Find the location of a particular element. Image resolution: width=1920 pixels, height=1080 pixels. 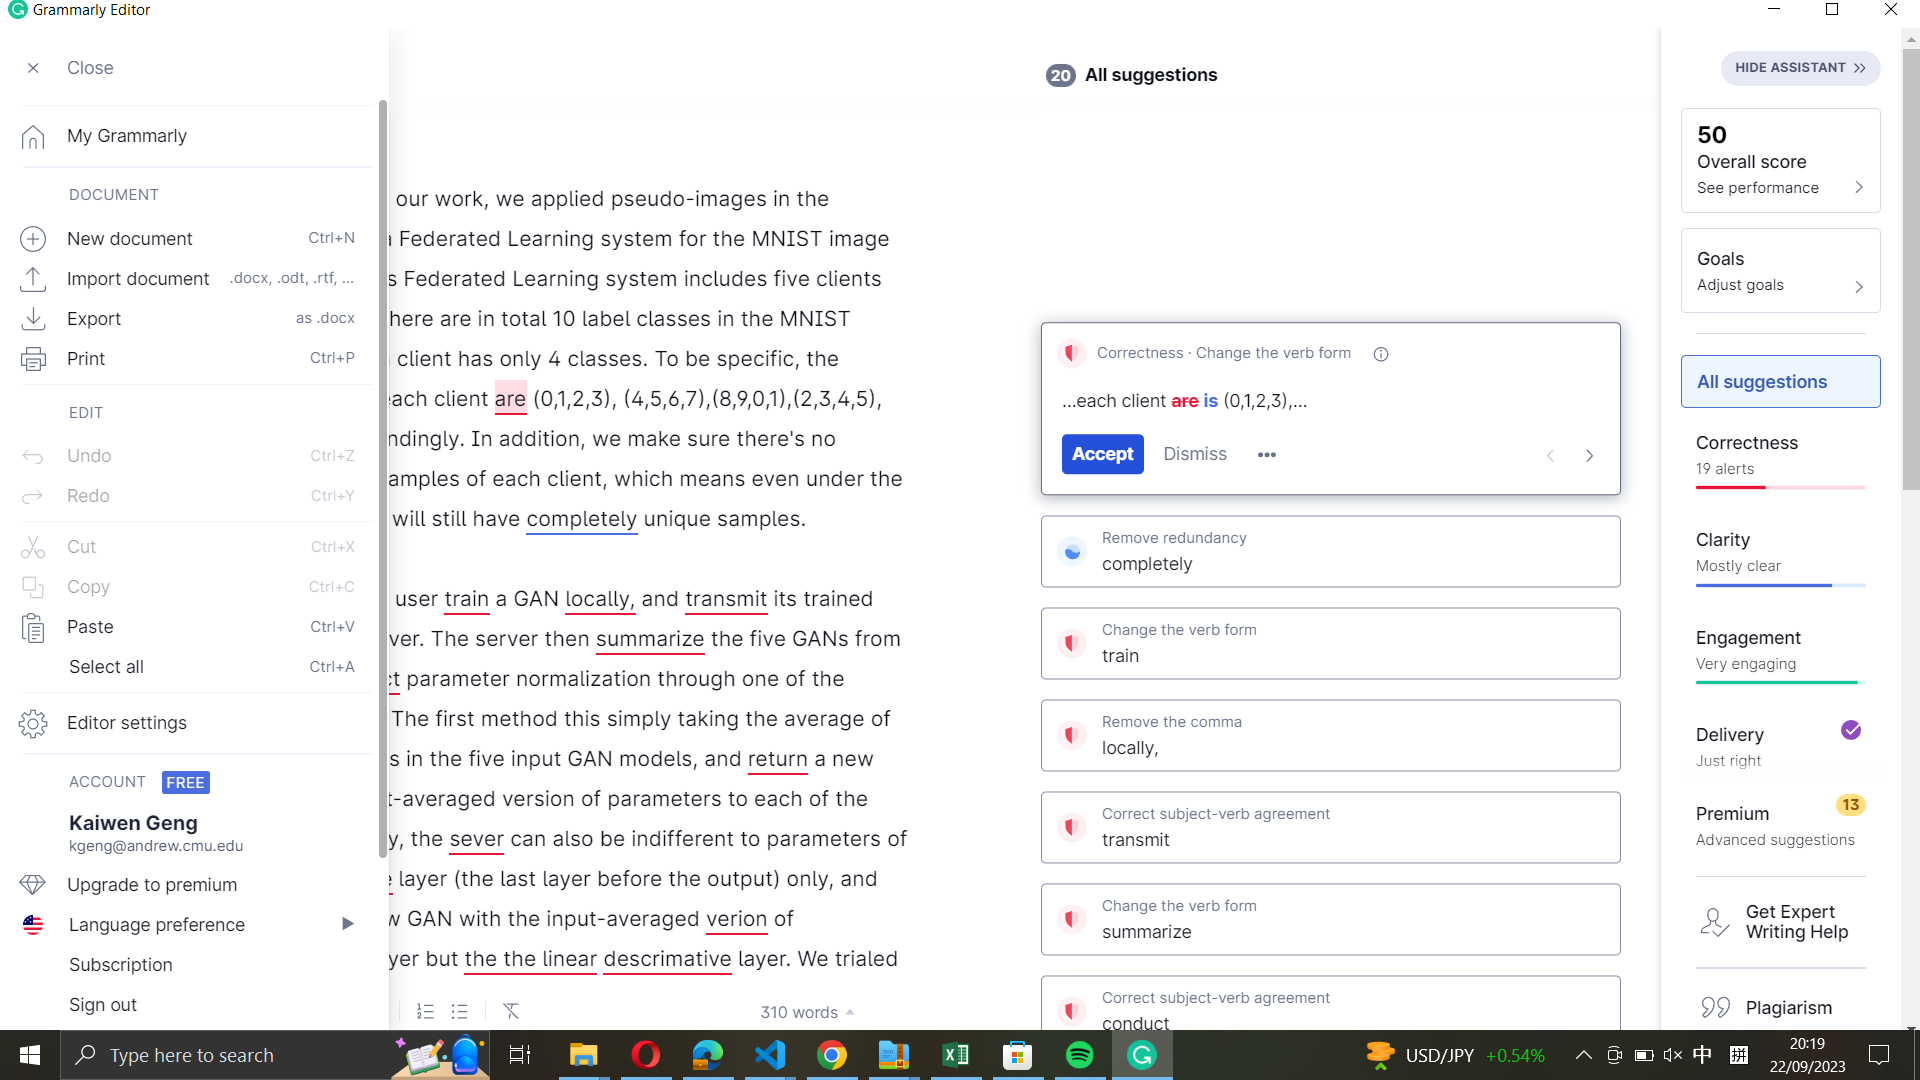

Sign out of the editor is located at coordinates (193, 1007).